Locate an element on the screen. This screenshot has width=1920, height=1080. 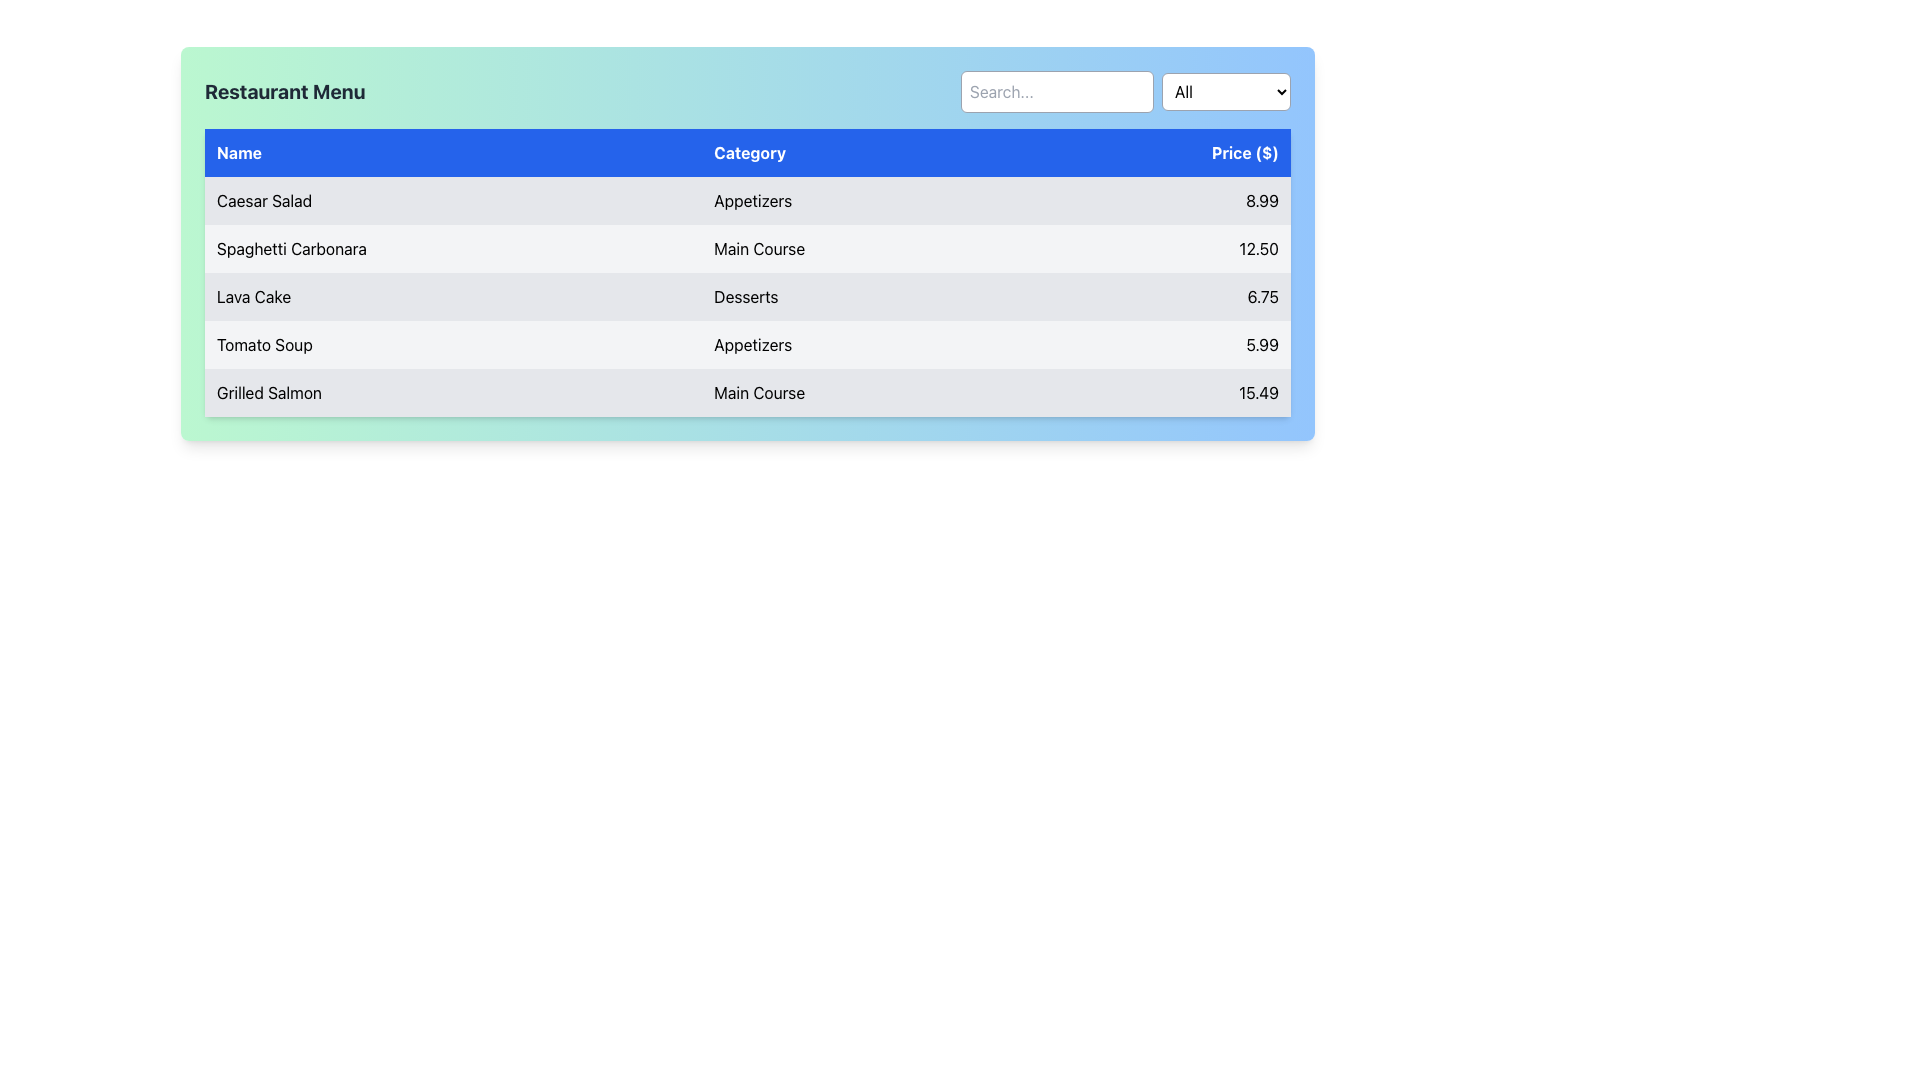
the Table Header Row, which provides context and labels for the columns of data in the table is located at coordinates (747, 152).